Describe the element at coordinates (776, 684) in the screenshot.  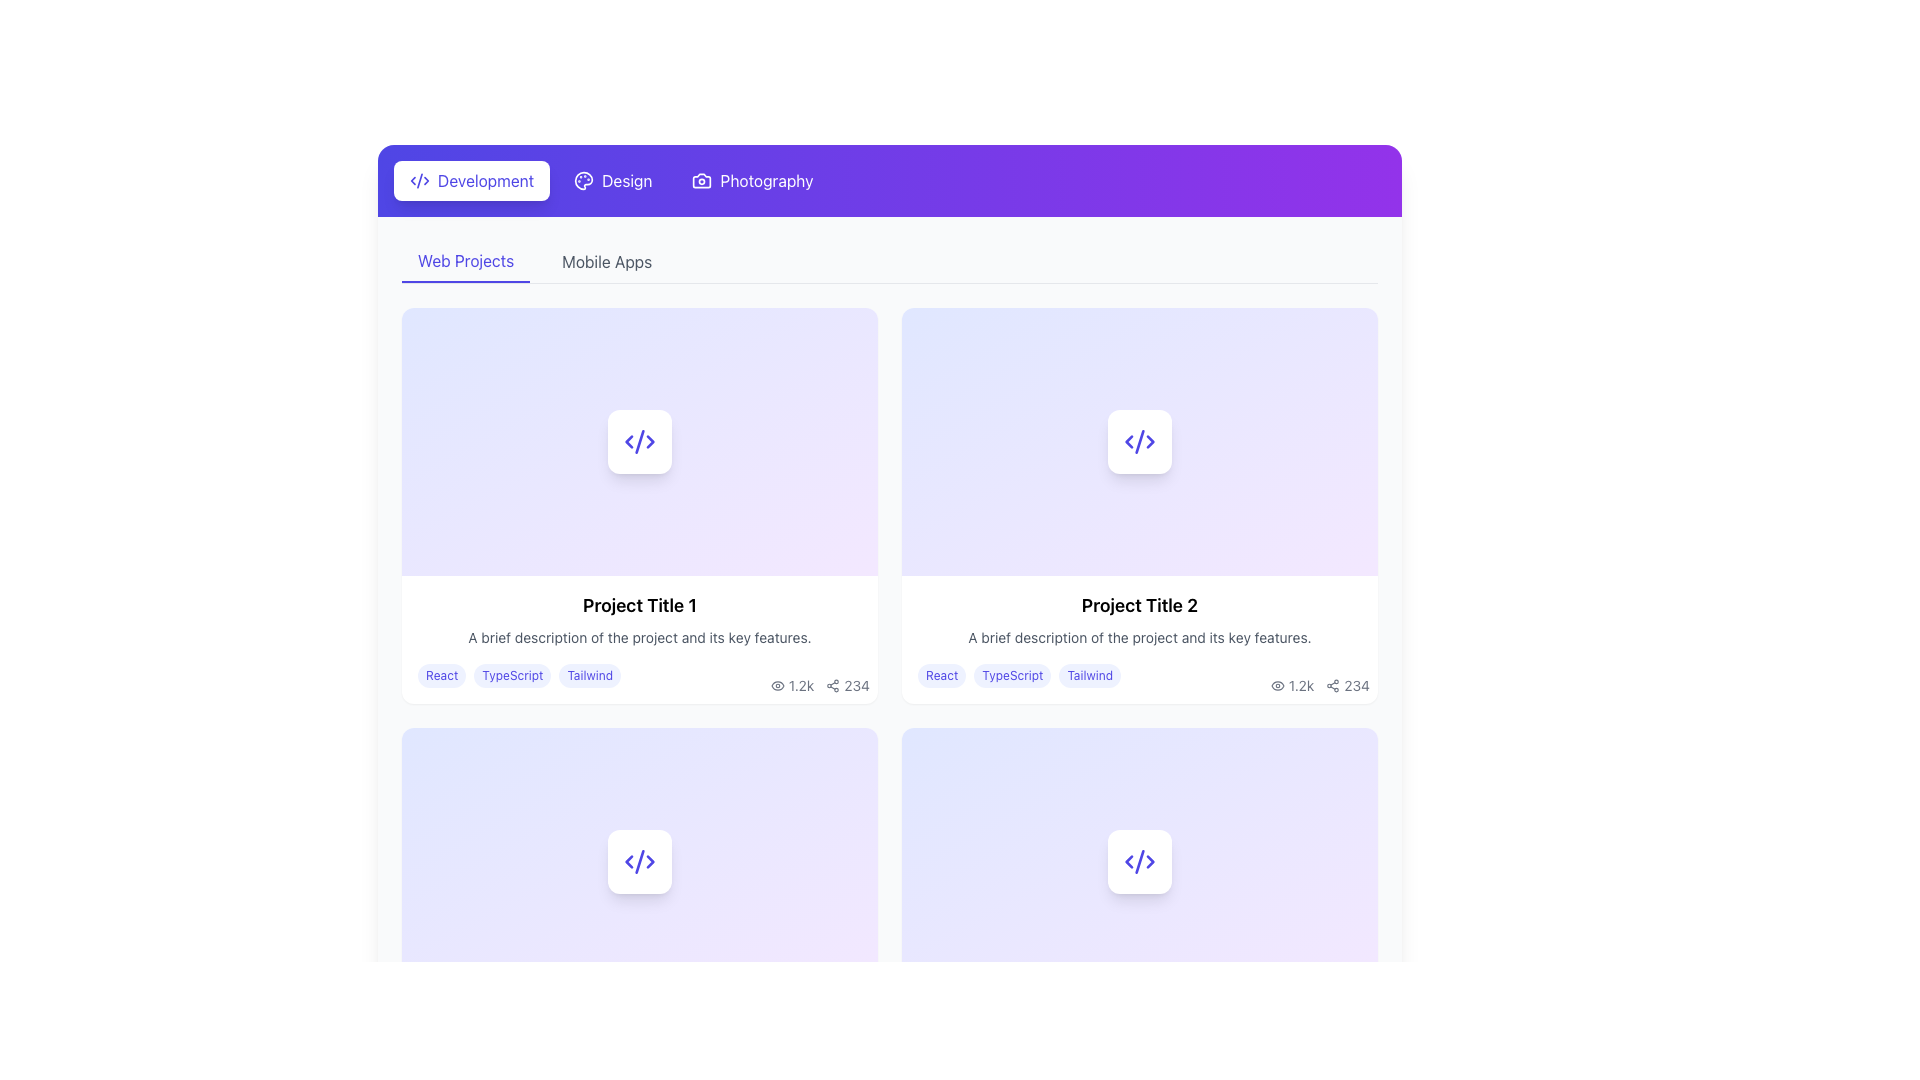
I see `the small eye-shaped icon located in the bottom-right corner of the card labeled 'Project Title 1'` at that location.